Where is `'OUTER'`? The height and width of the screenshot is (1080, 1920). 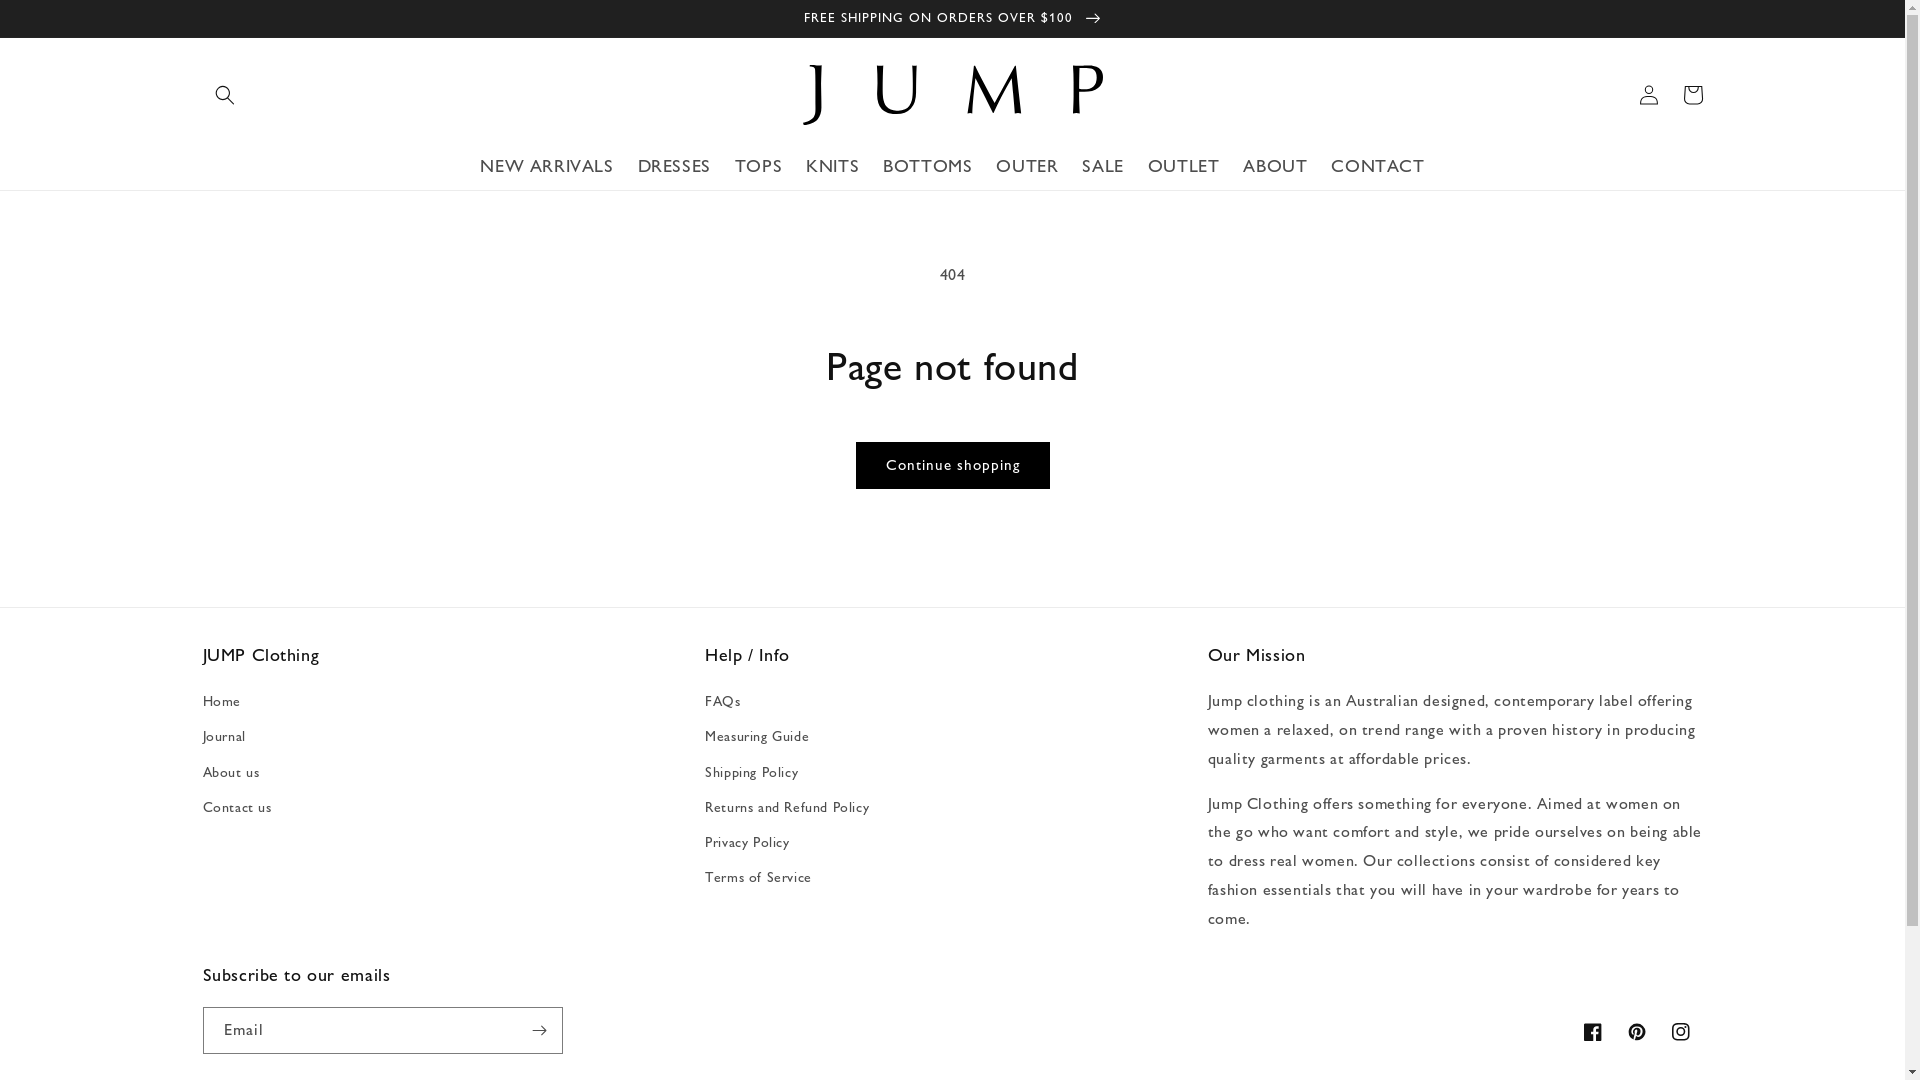
'OUTER' is located at coordinates (1027, 165).